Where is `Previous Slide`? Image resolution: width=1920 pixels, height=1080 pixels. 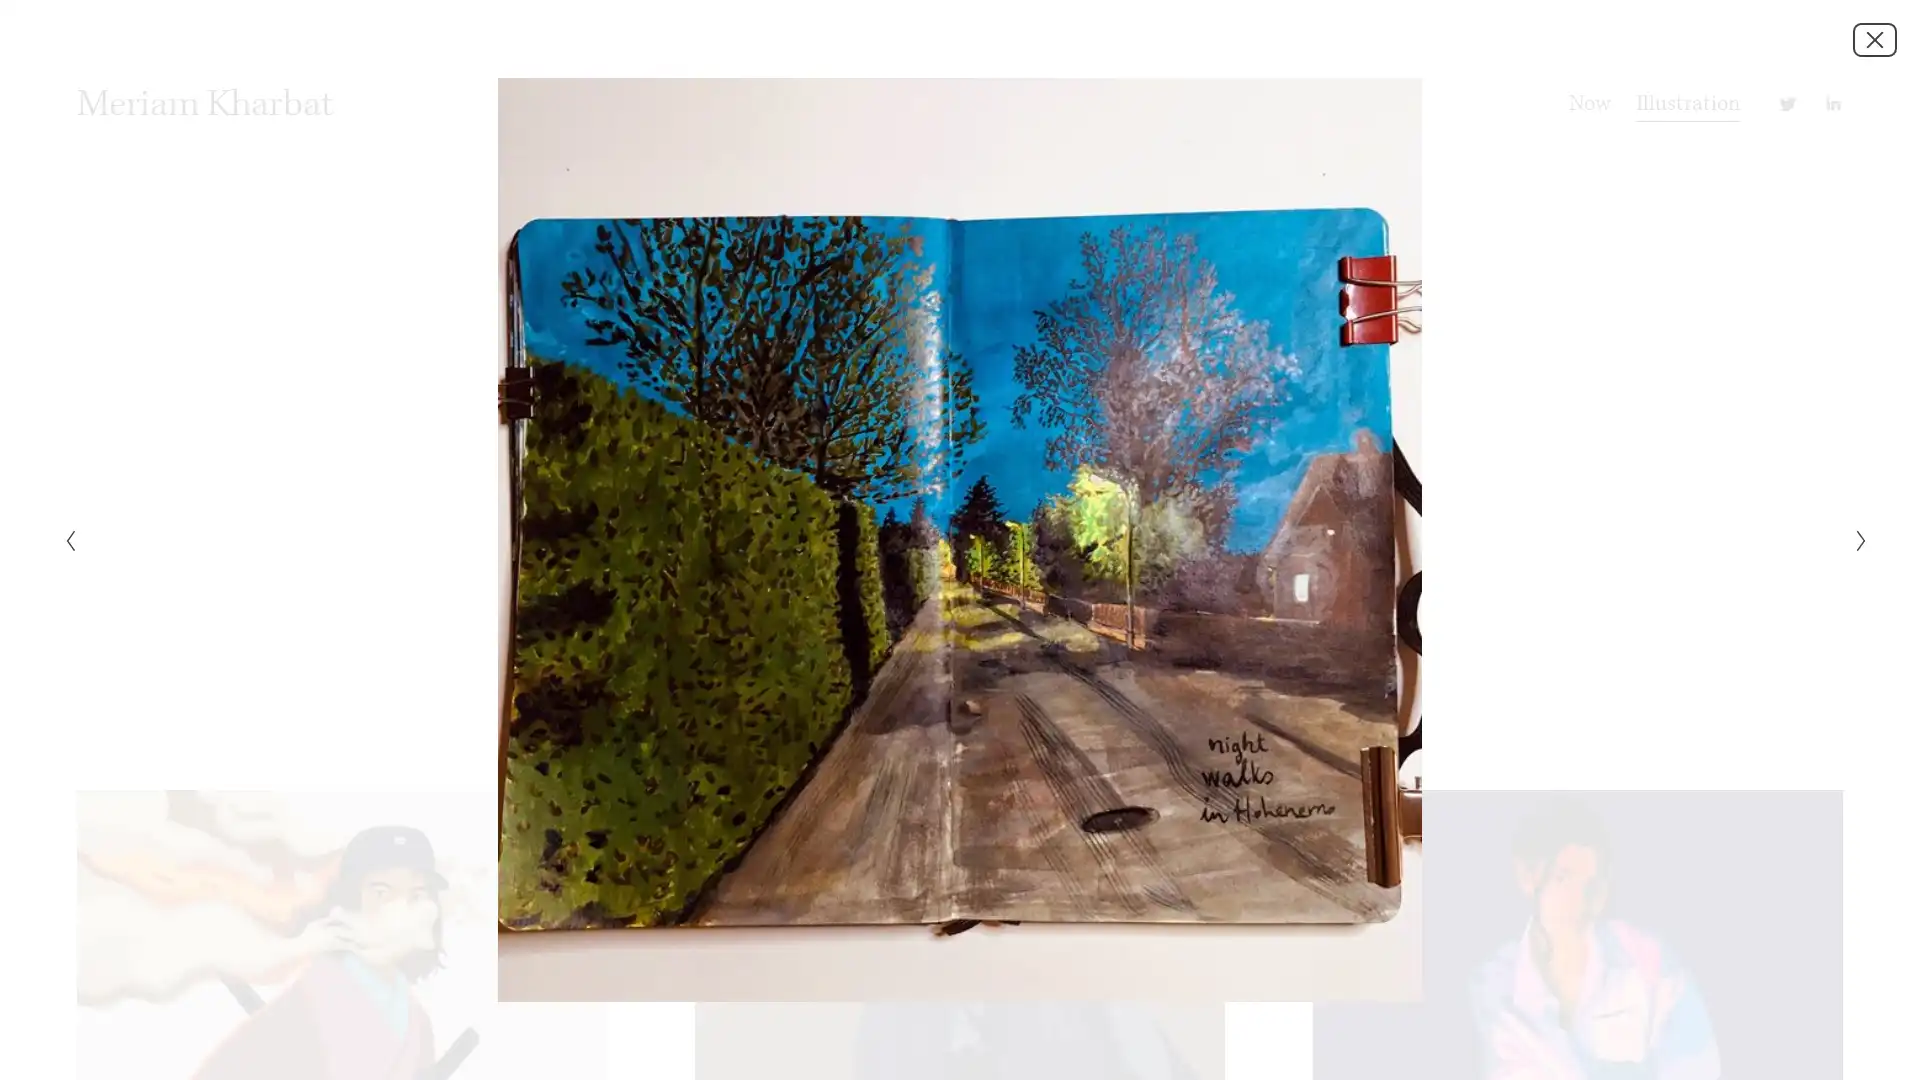
Previous Slide is located at coordinates (63, 540).